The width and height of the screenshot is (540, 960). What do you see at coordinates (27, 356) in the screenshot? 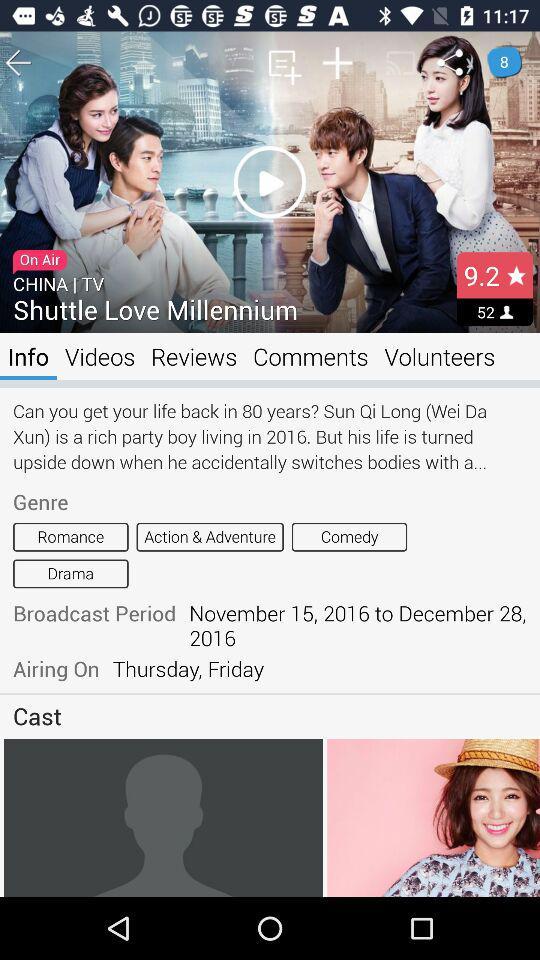
I see `the info app` at bounding box center [27, 356].